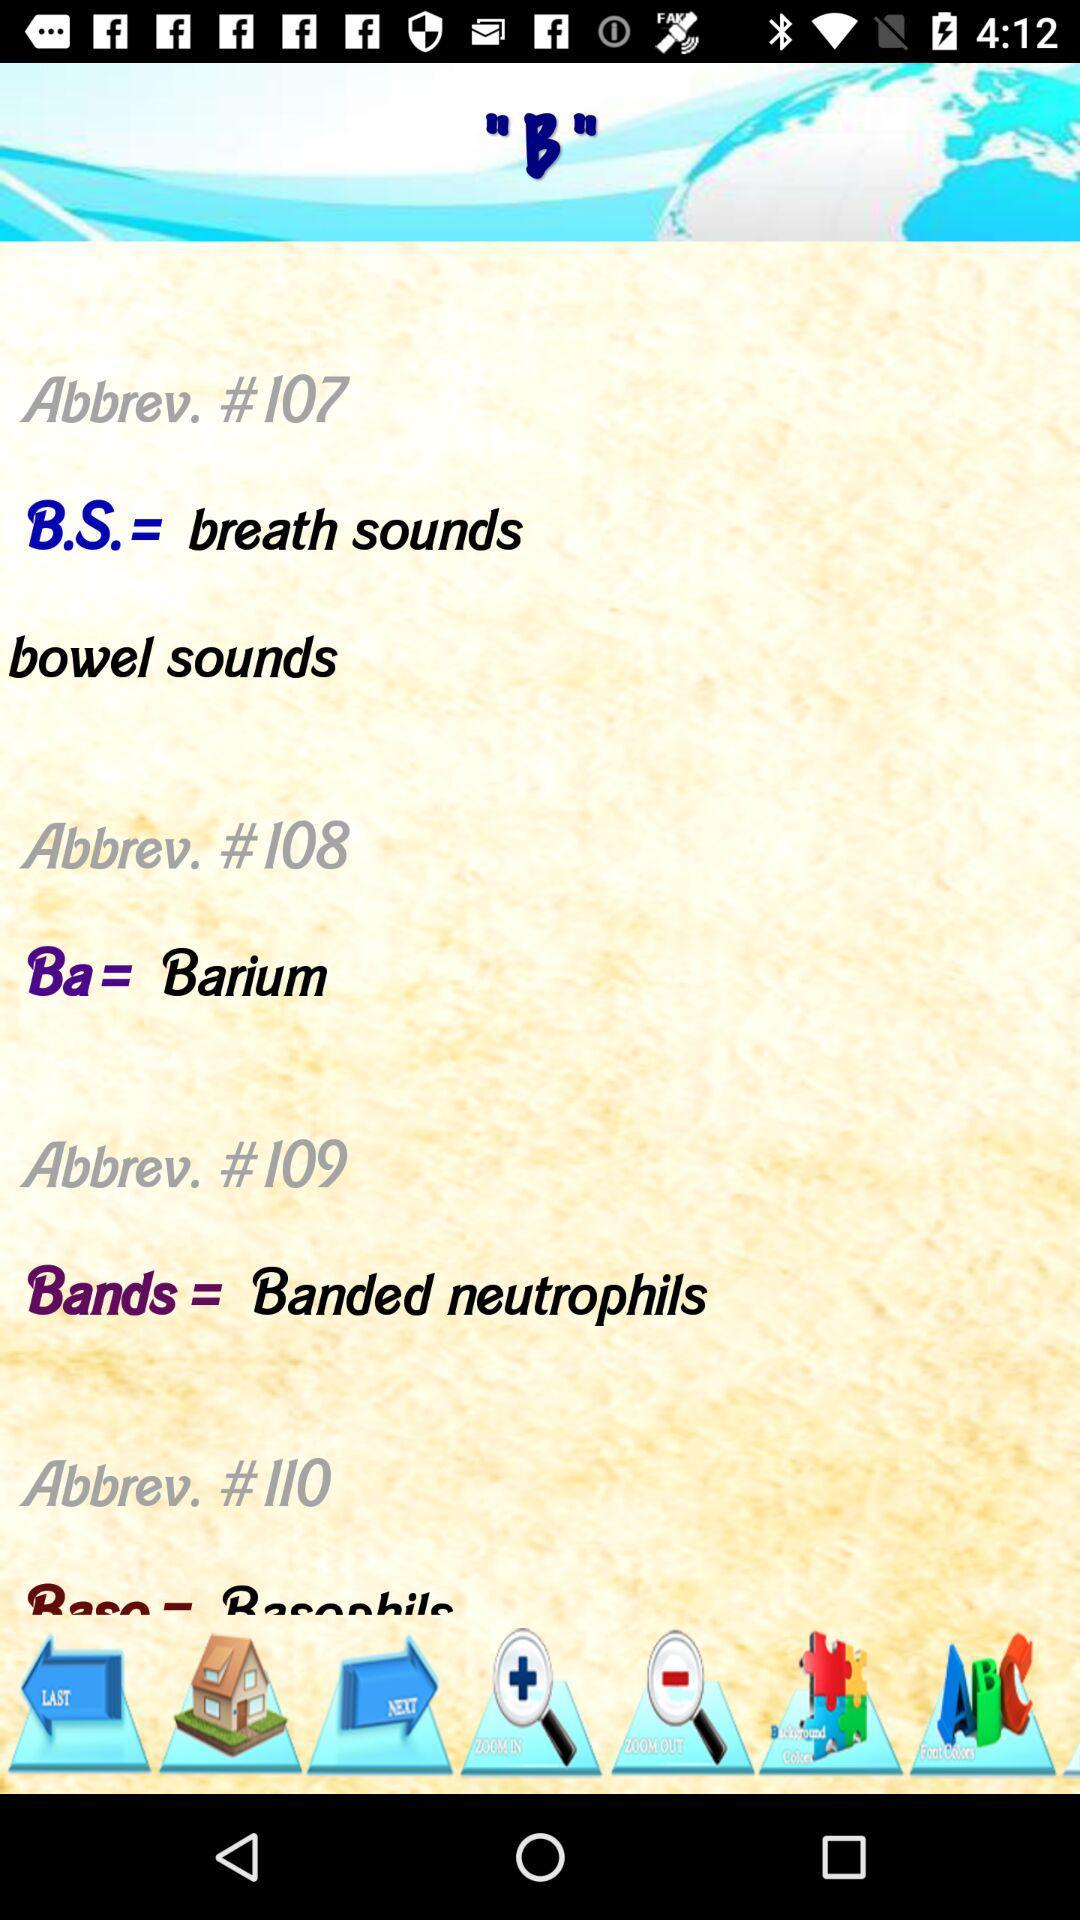  I want to click on the arrow_forward icon, so click(379, 1702).